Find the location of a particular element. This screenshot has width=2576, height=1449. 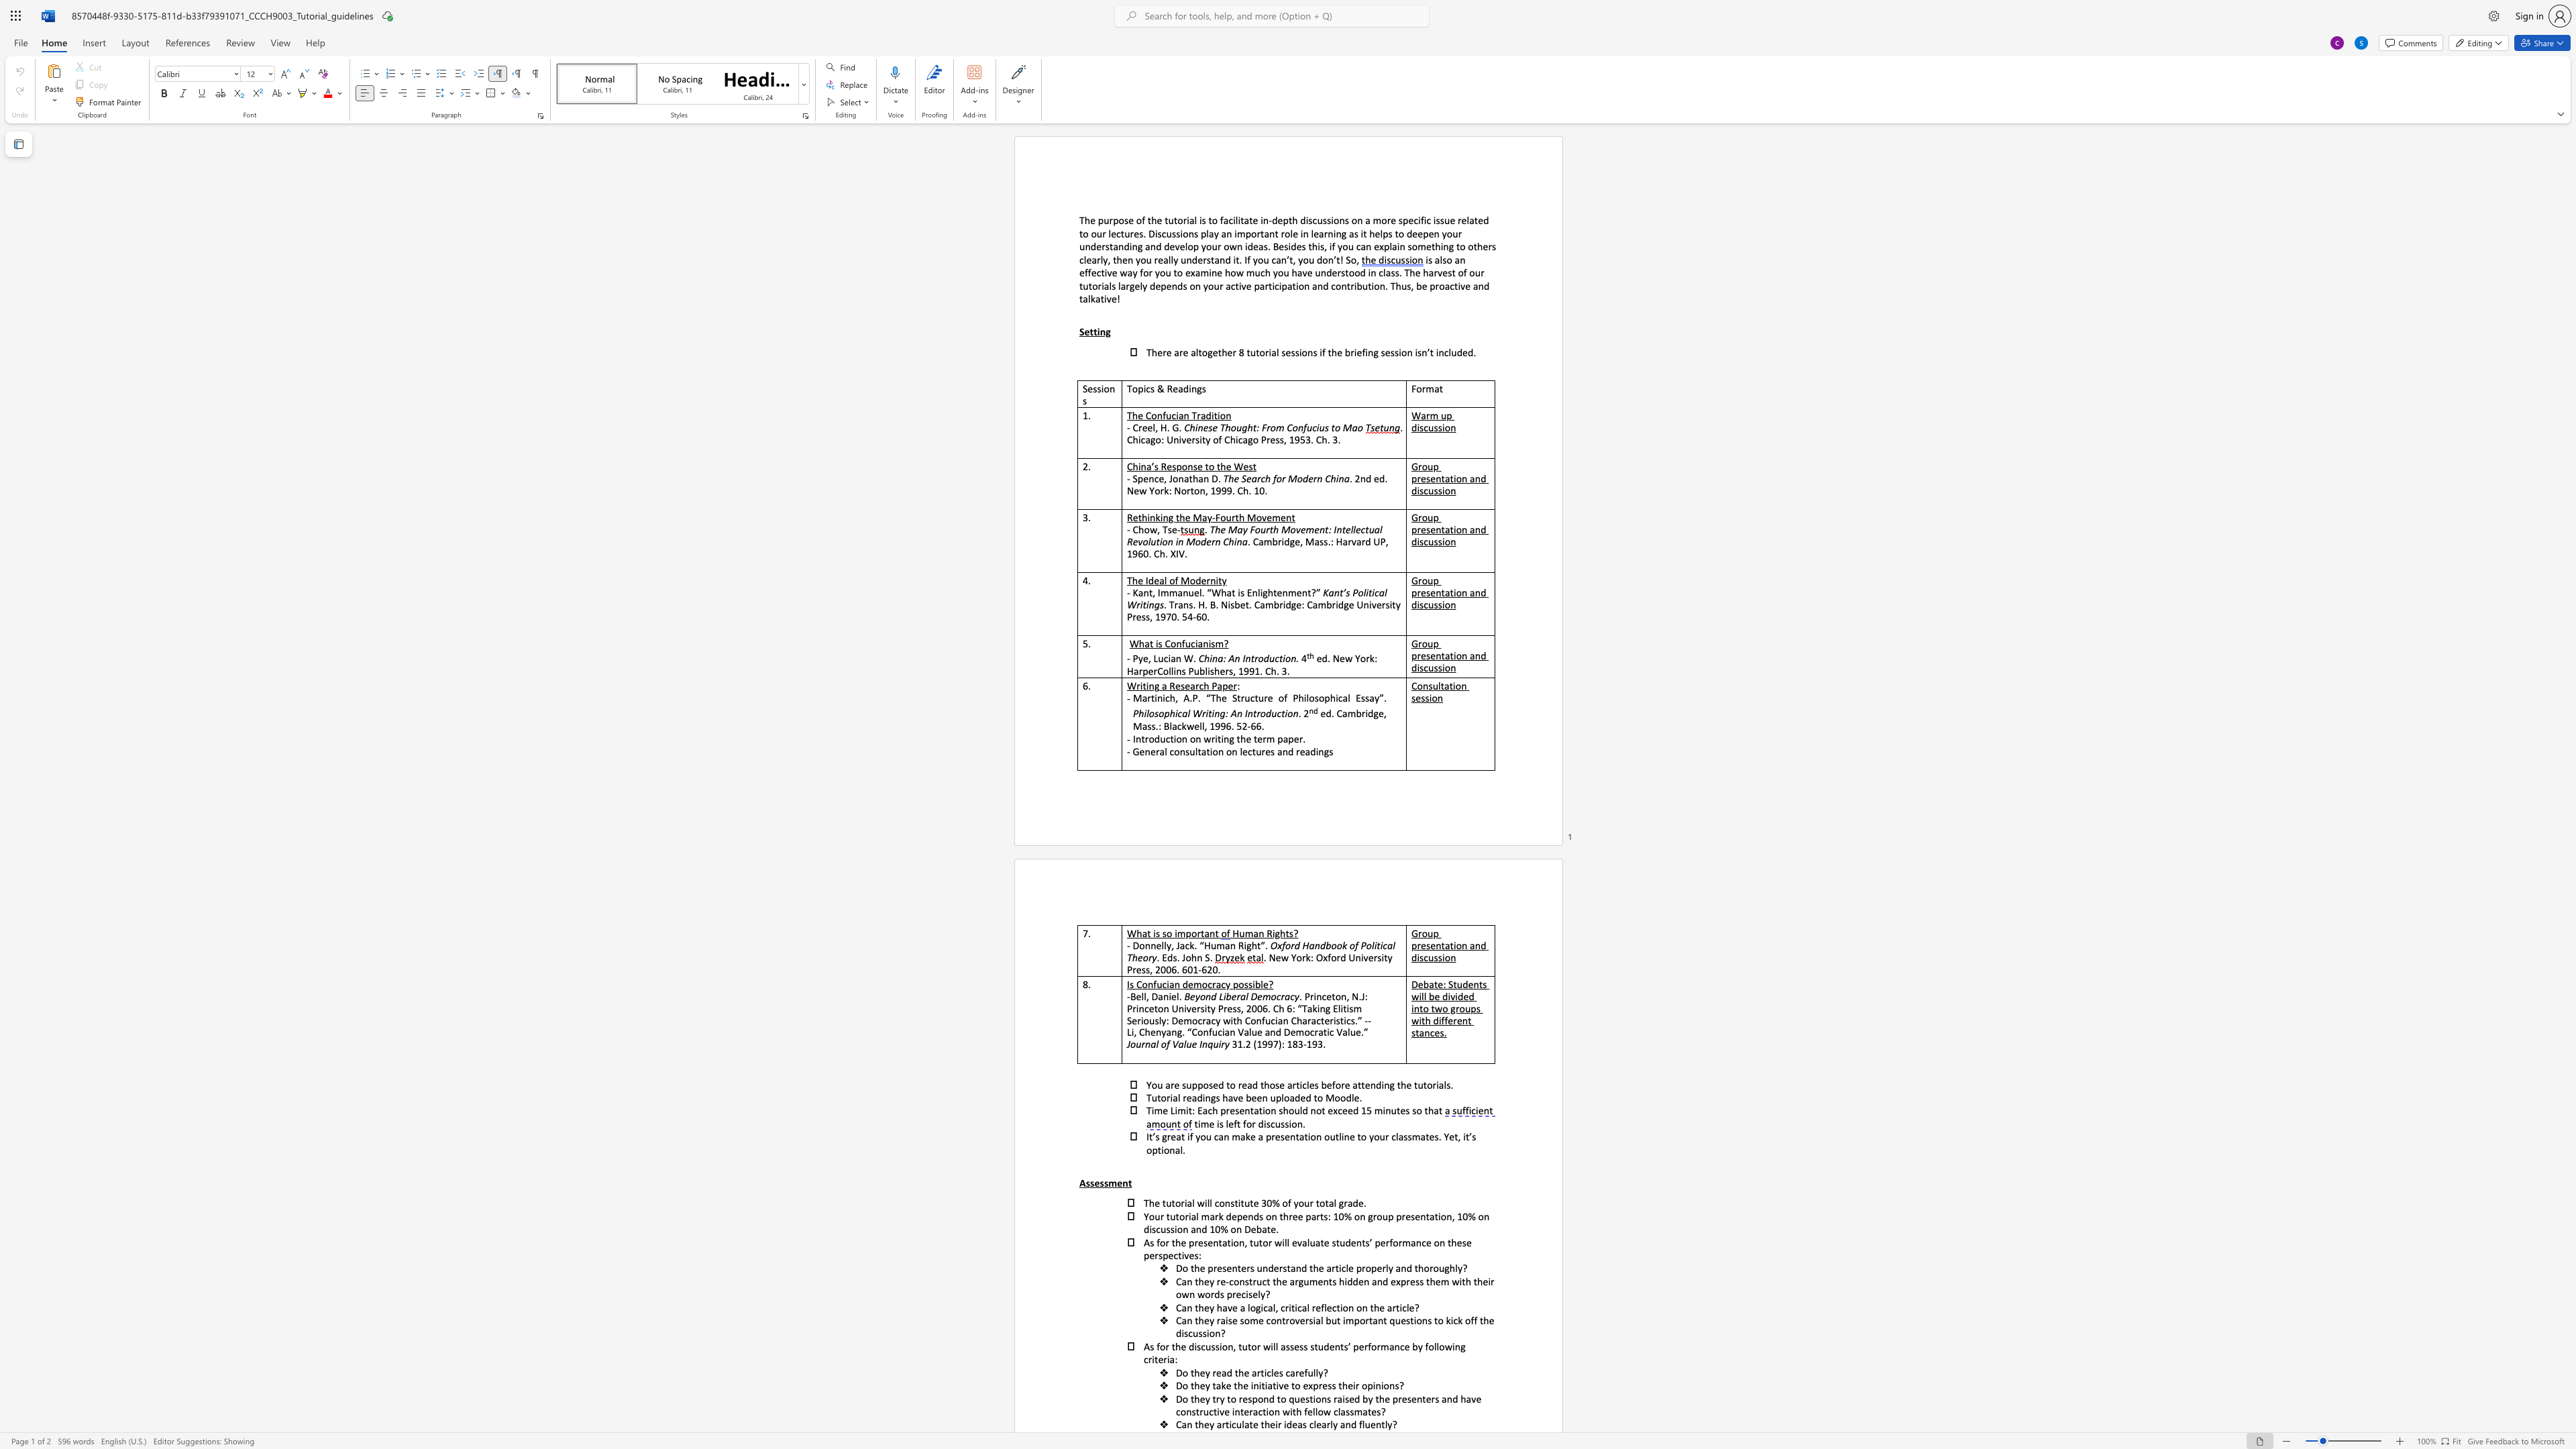

the subset text "Cr" within the text "- Creel, H. G." is located at coordinates (1132, 426).